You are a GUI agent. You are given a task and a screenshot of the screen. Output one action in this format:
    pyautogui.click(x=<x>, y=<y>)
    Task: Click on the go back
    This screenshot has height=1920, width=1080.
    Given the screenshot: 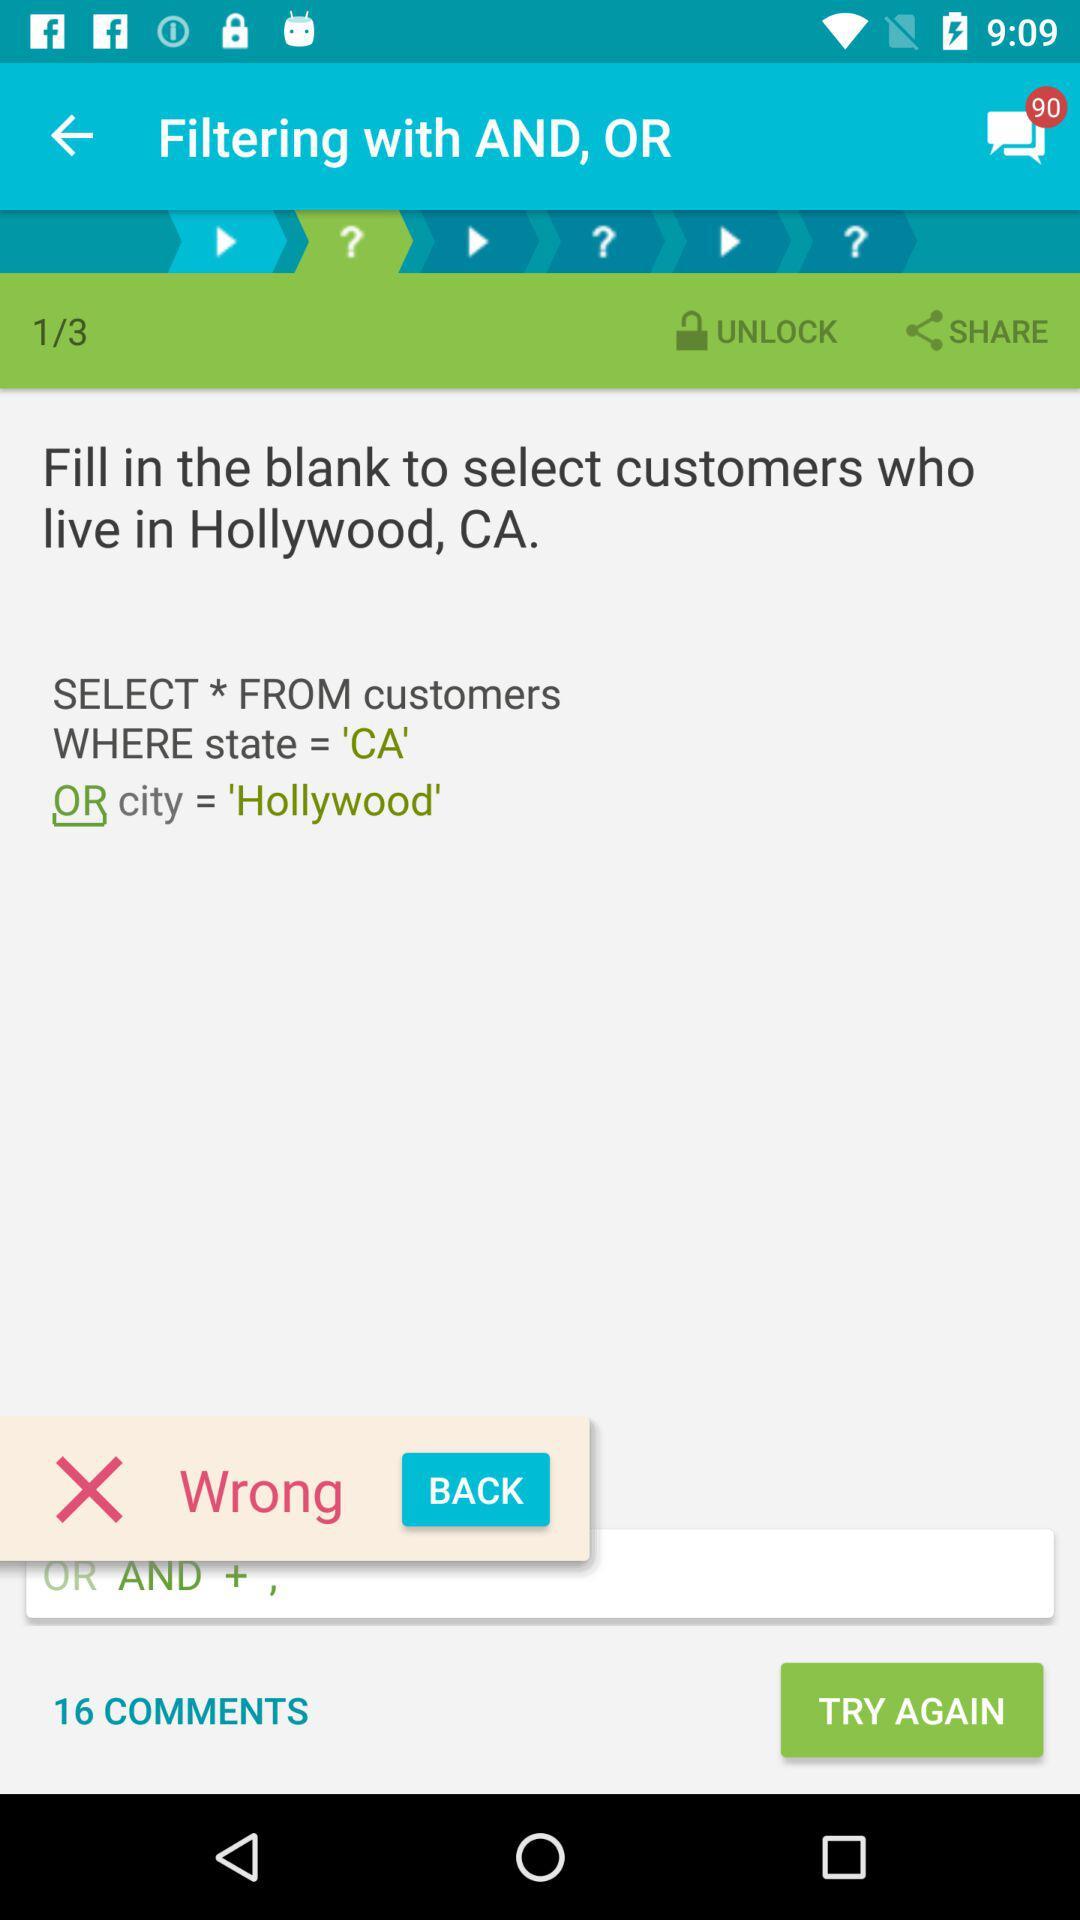 What is the action you would take?
    pyautogui.click(x=477, y=240)
    